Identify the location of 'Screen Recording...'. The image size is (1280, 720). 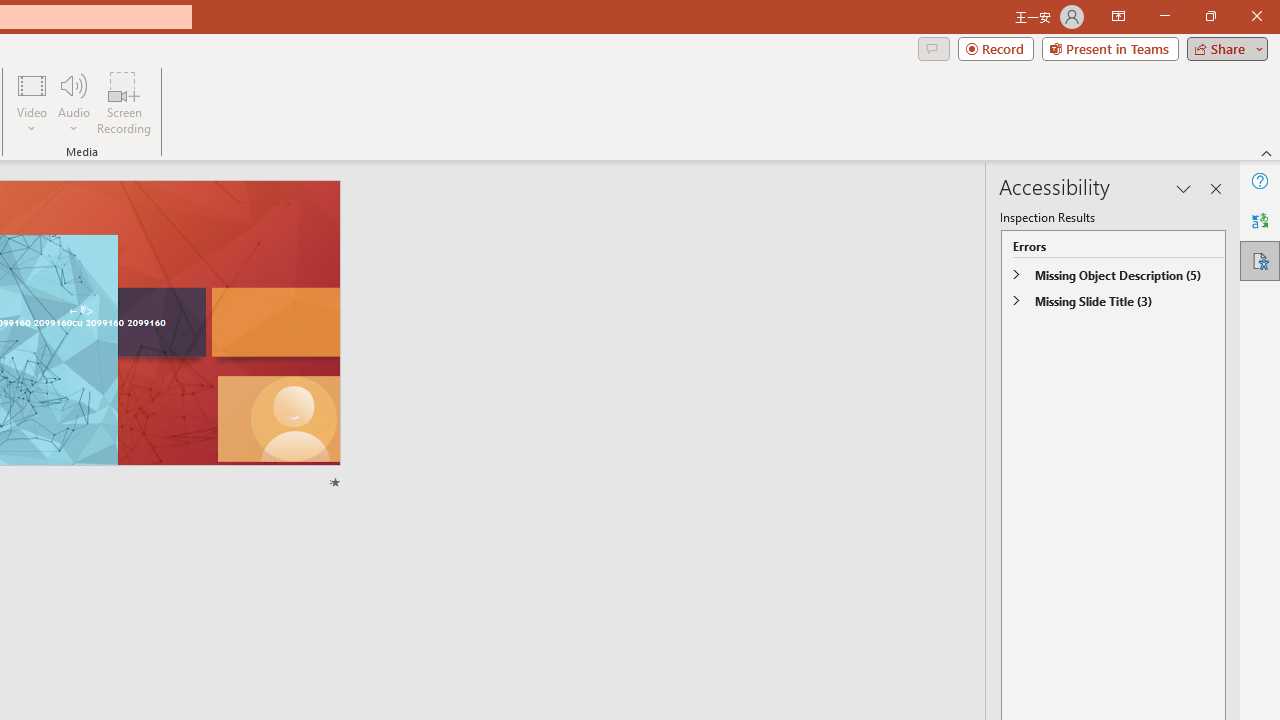
(123, 103).